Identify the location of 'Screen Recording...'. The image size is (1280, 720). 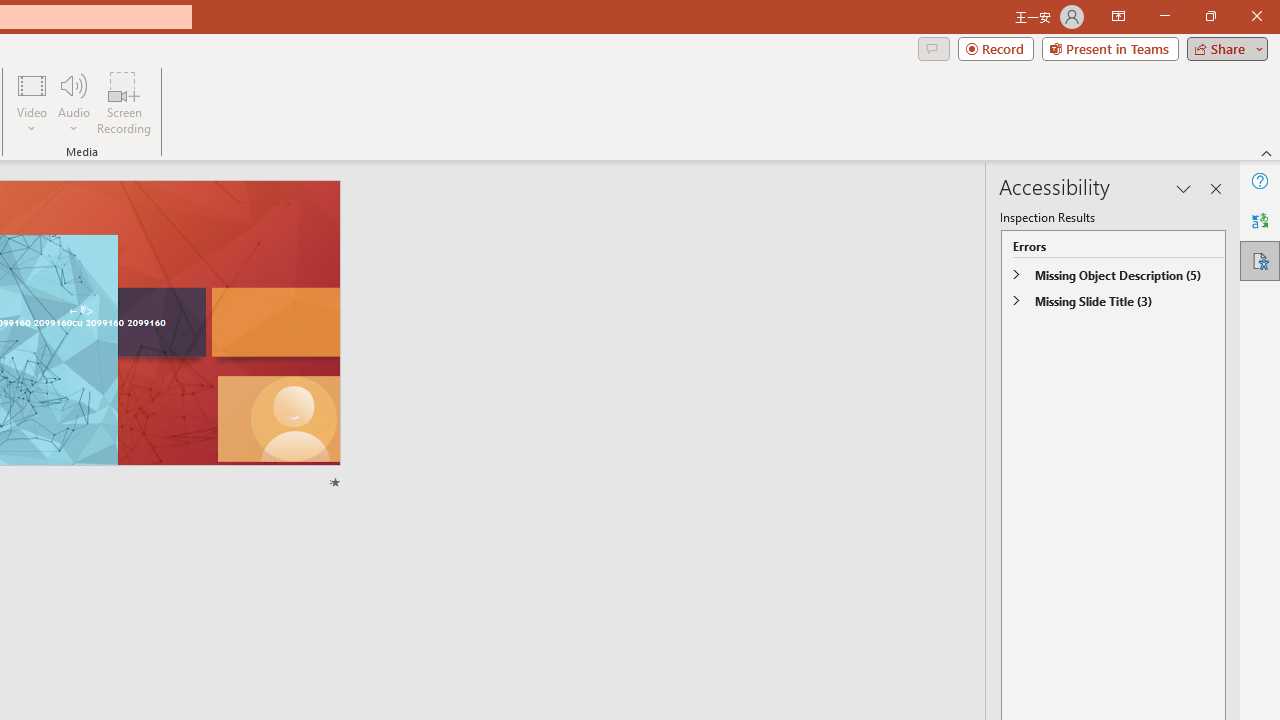
(123, 103).